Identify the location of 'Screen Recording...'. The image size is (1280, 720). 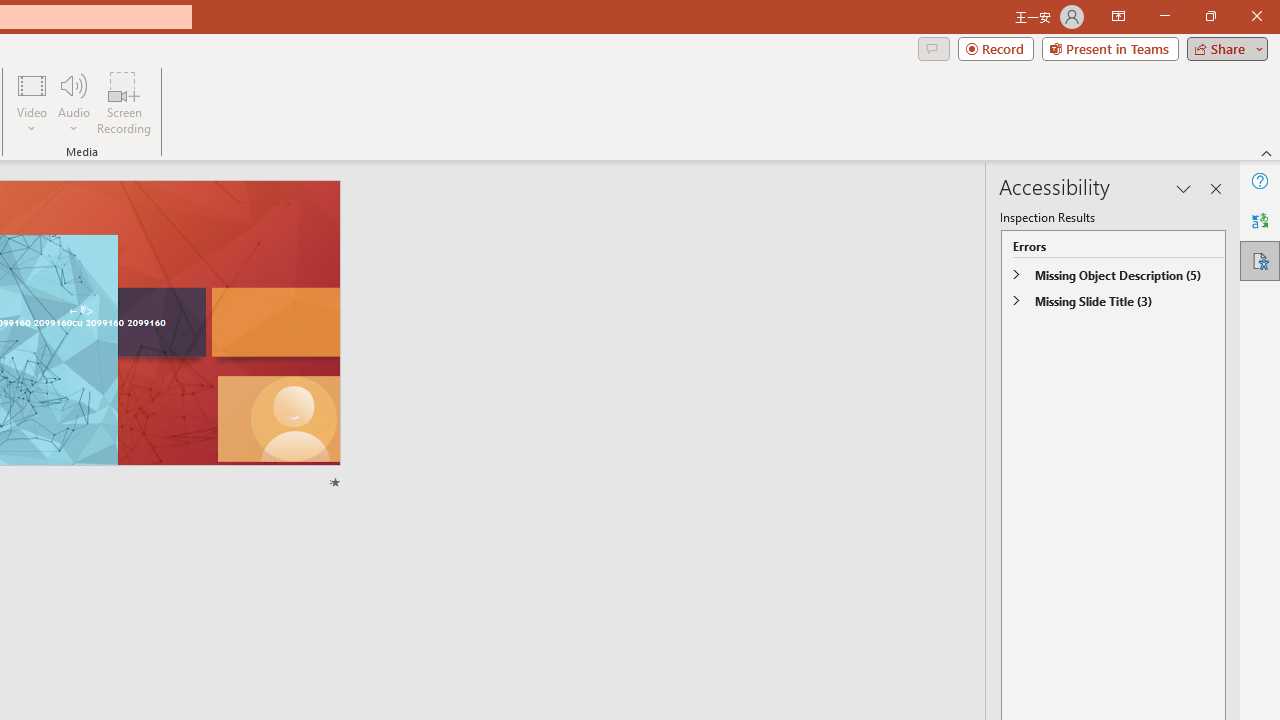
(123, 103).